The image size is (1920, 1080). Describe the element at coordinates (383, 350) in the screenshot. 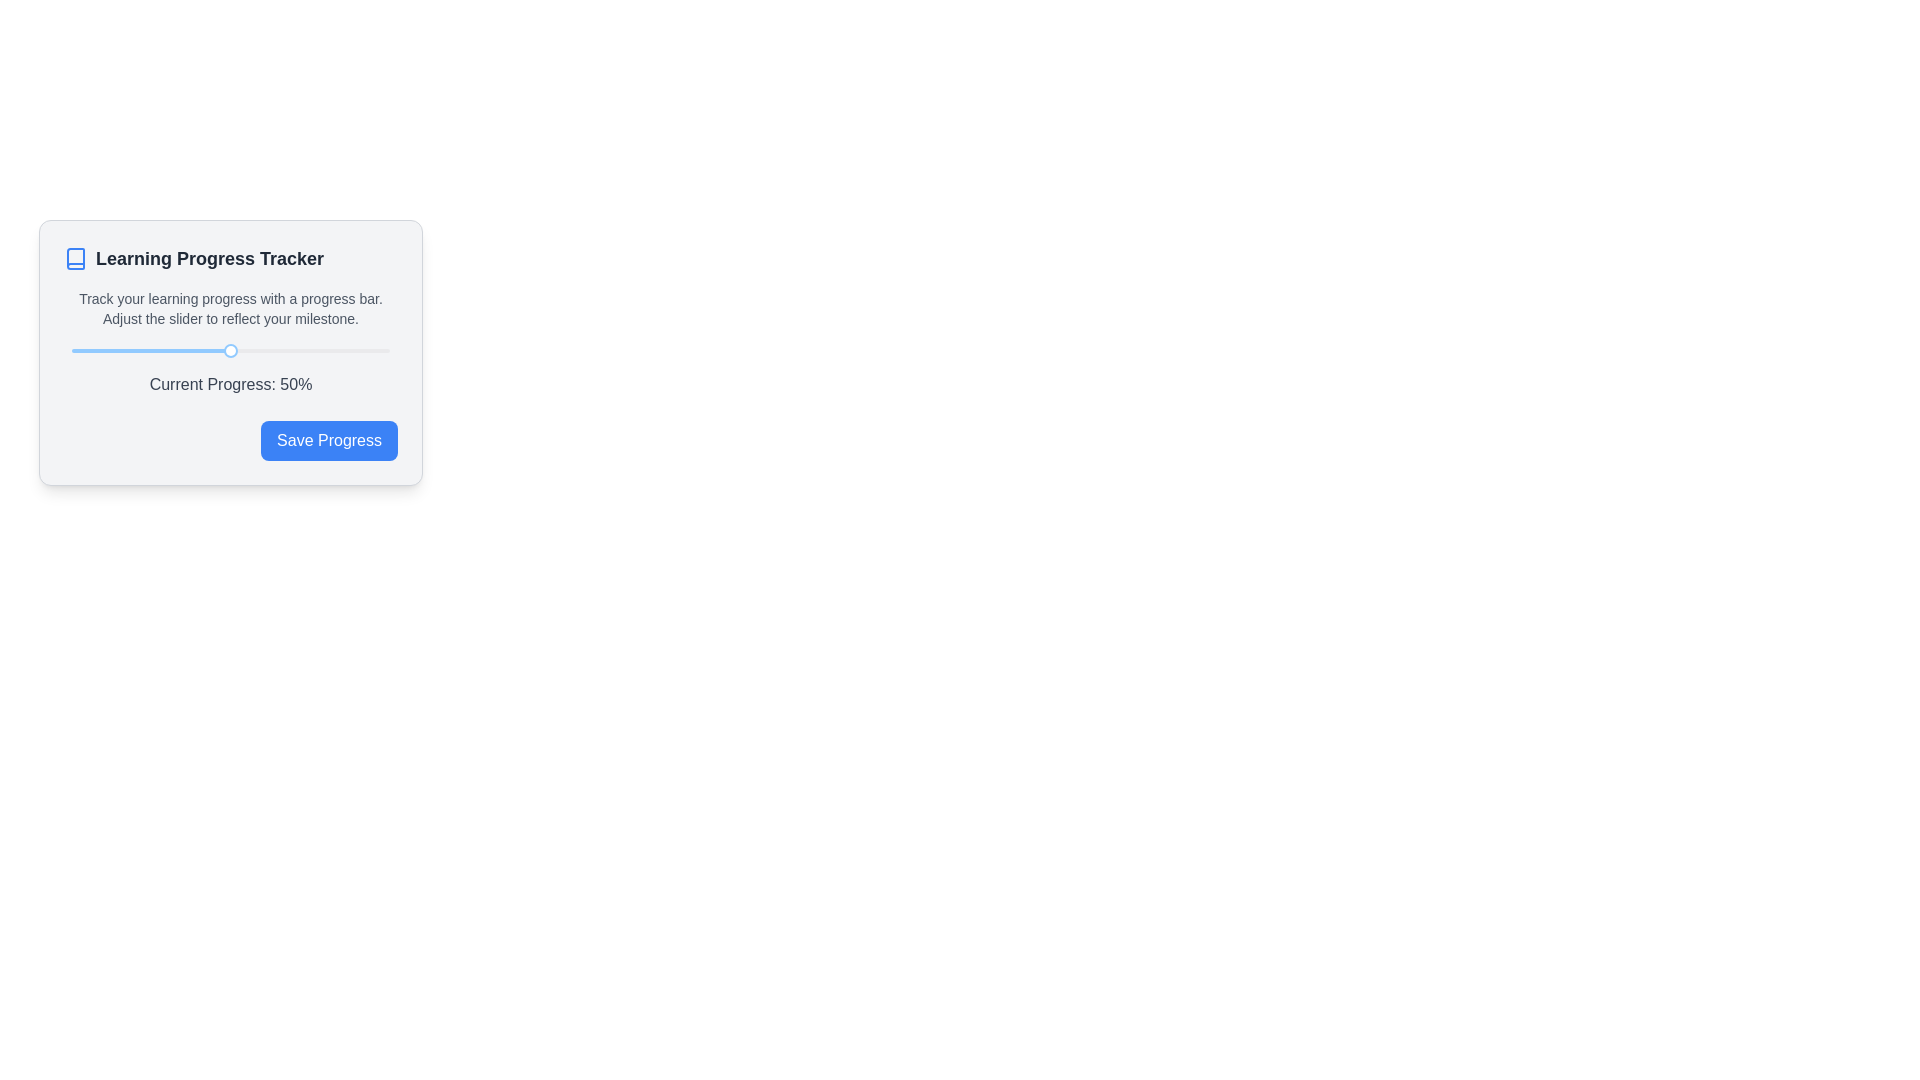

I see `the current progress` at that location.